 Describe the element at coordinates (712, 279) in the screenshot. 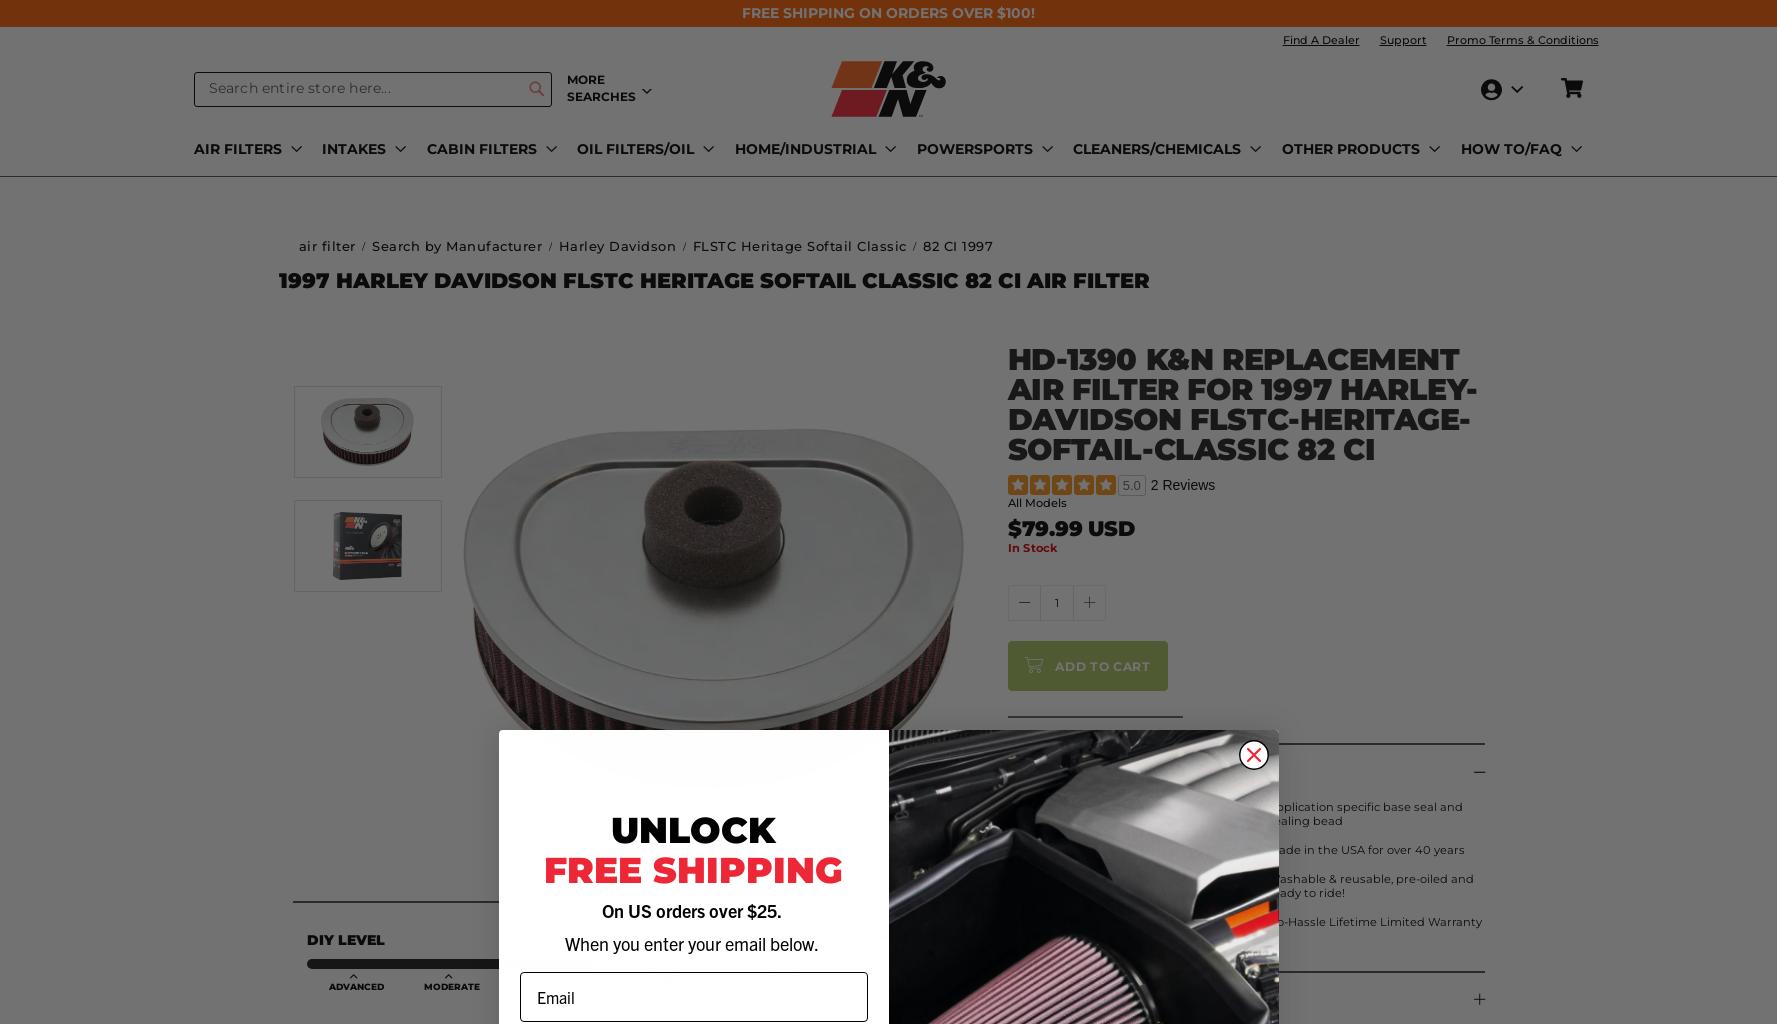

I see `'1997 Harley Davidson FLSTC Heritage Softail Classic 82 CI Air Filter'` at that location.